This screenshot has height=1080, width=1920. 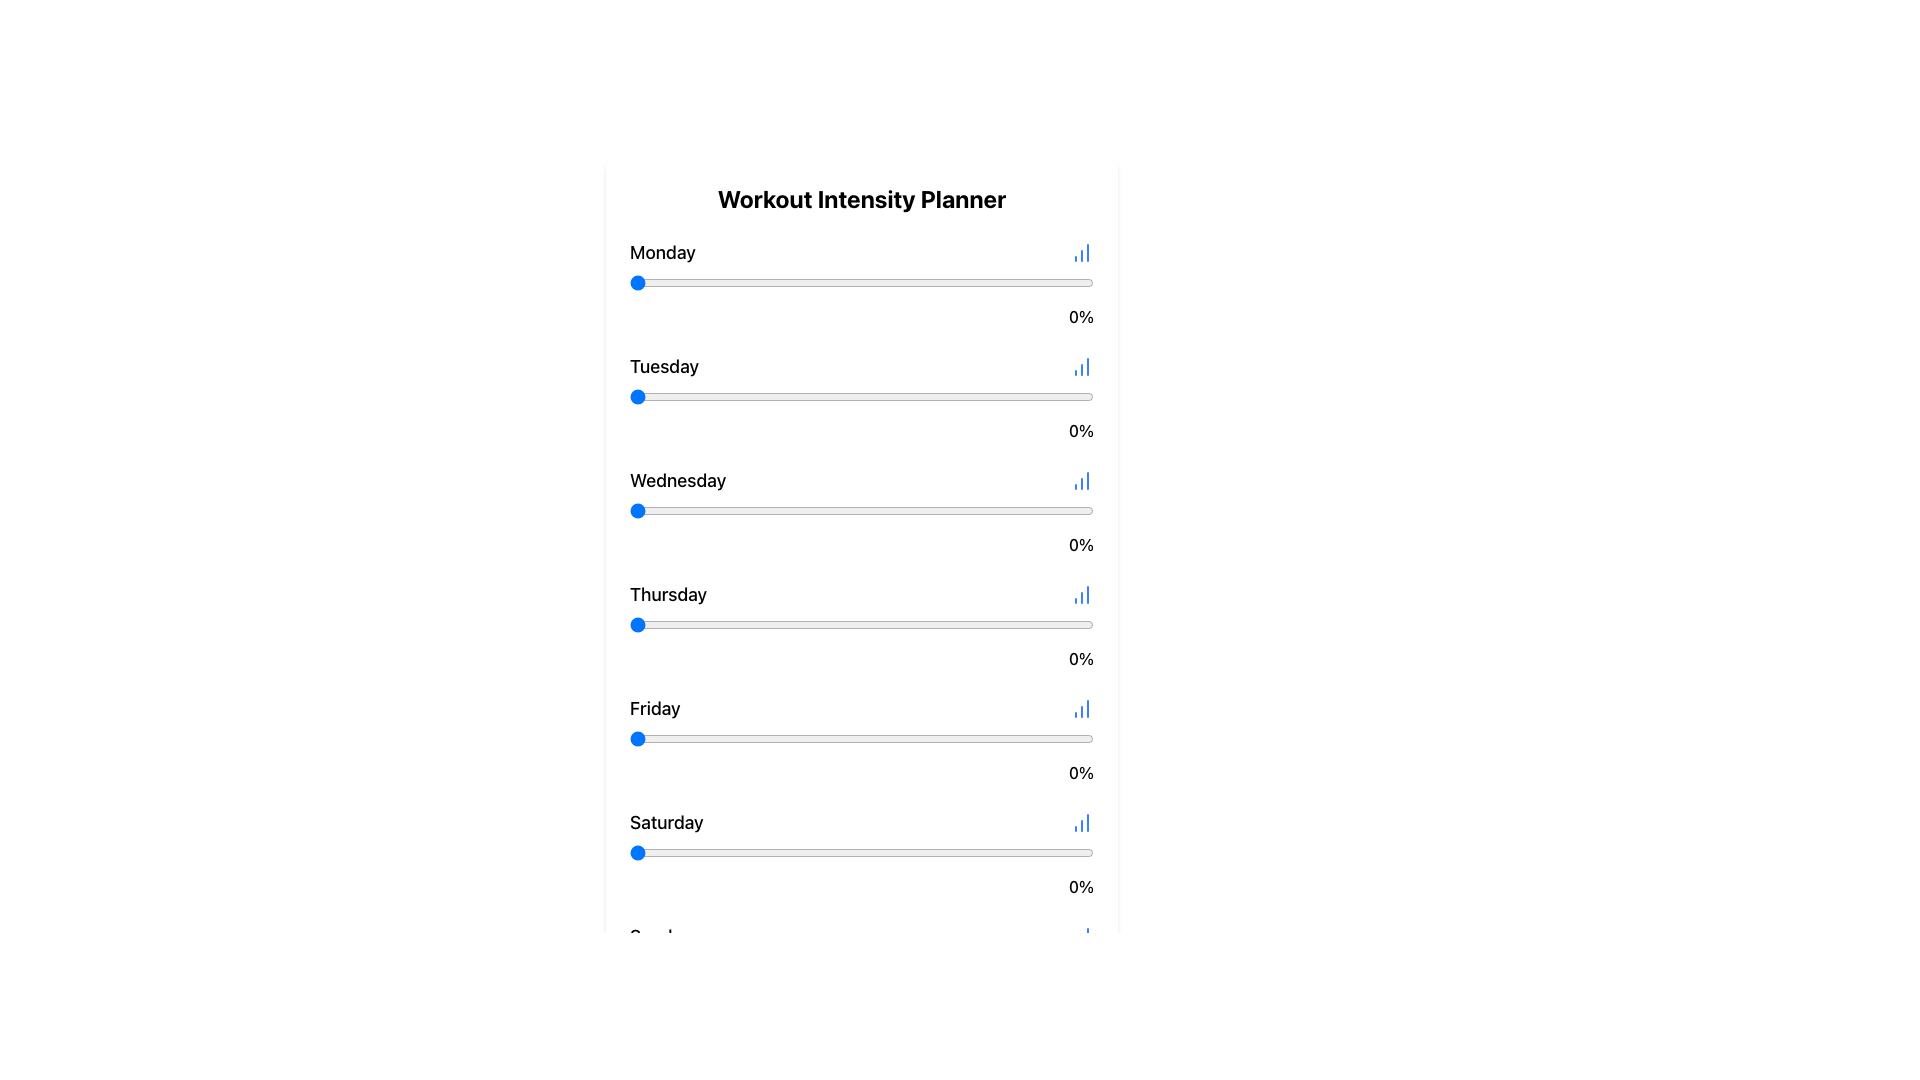 What do you see at coordinates (678, 481) in the screenshot?
I see `the Text label that indicates the day 'Wednesday', which is the third item in the 'Workout Intensity Planner' list` at bounding box center [678, 481].